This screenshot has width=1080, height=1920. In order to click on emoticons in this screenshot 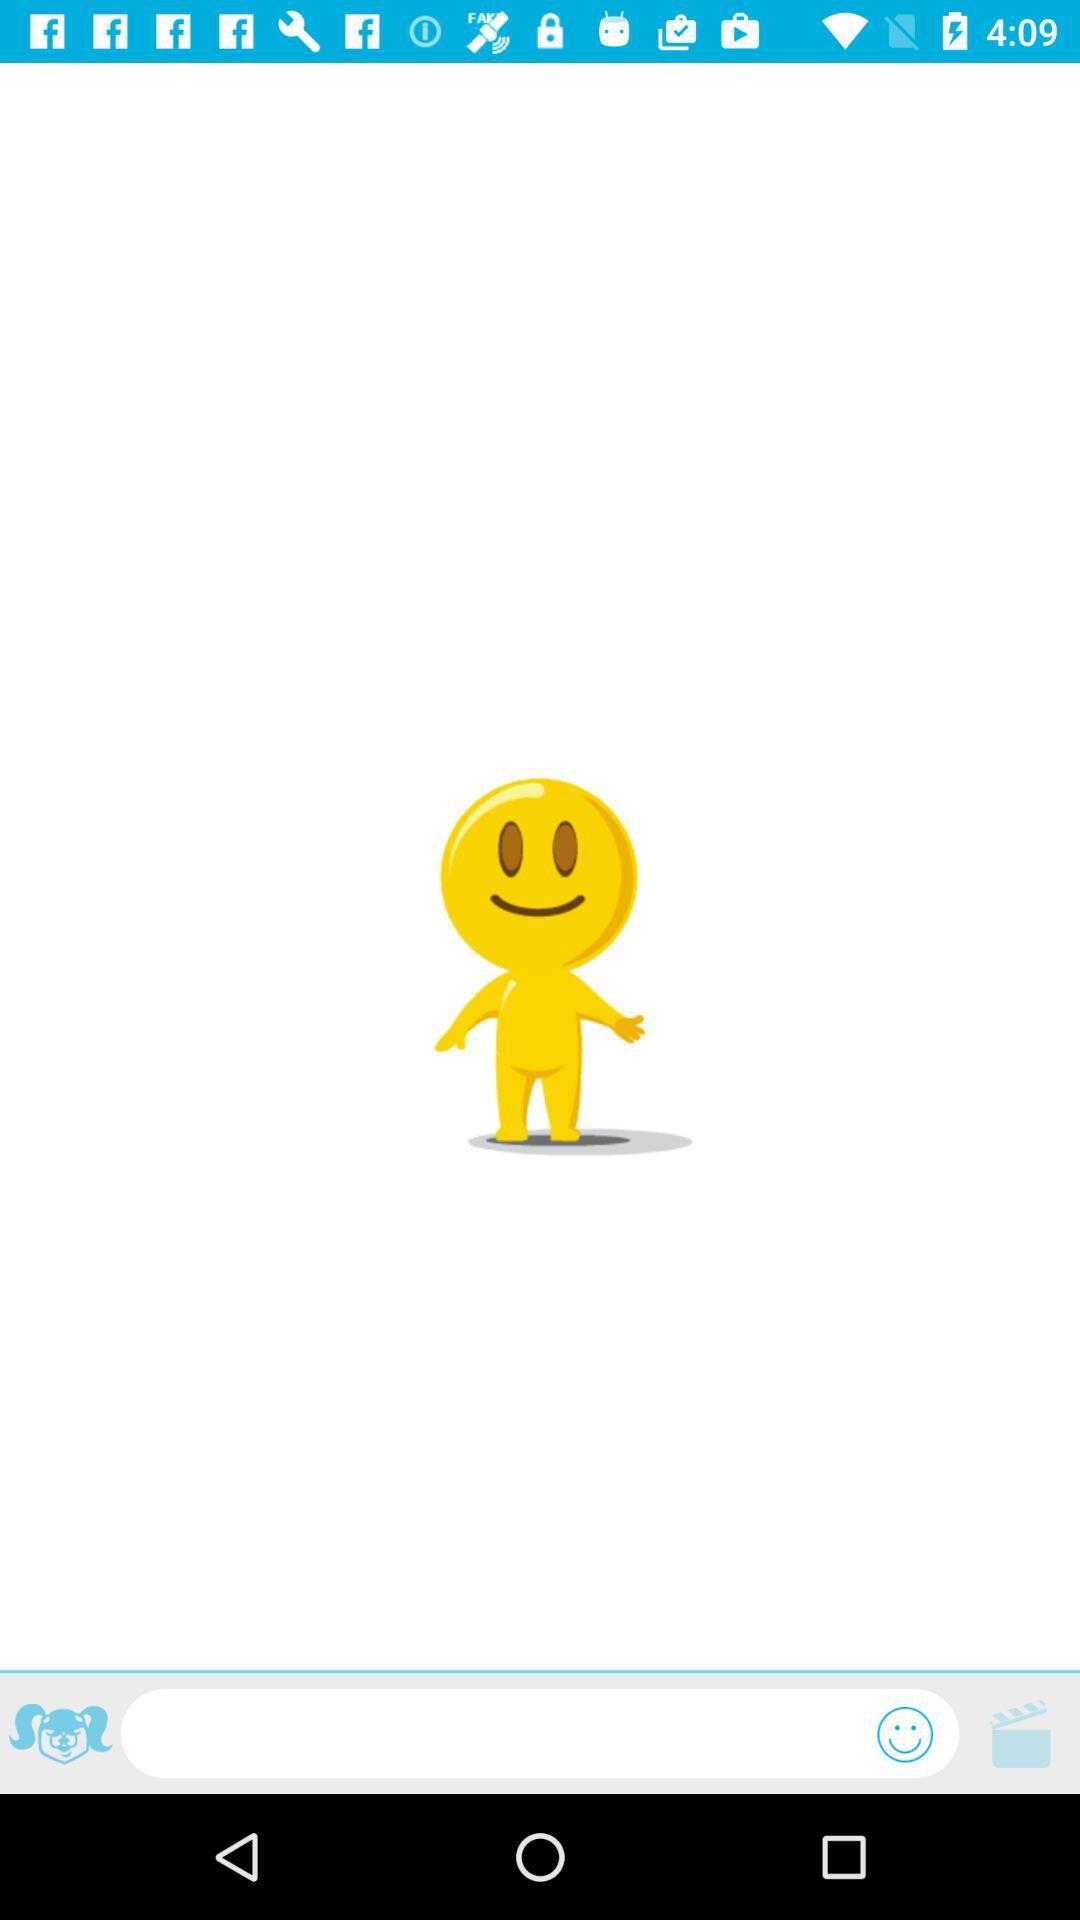, I will do `click(905, 1733)`.